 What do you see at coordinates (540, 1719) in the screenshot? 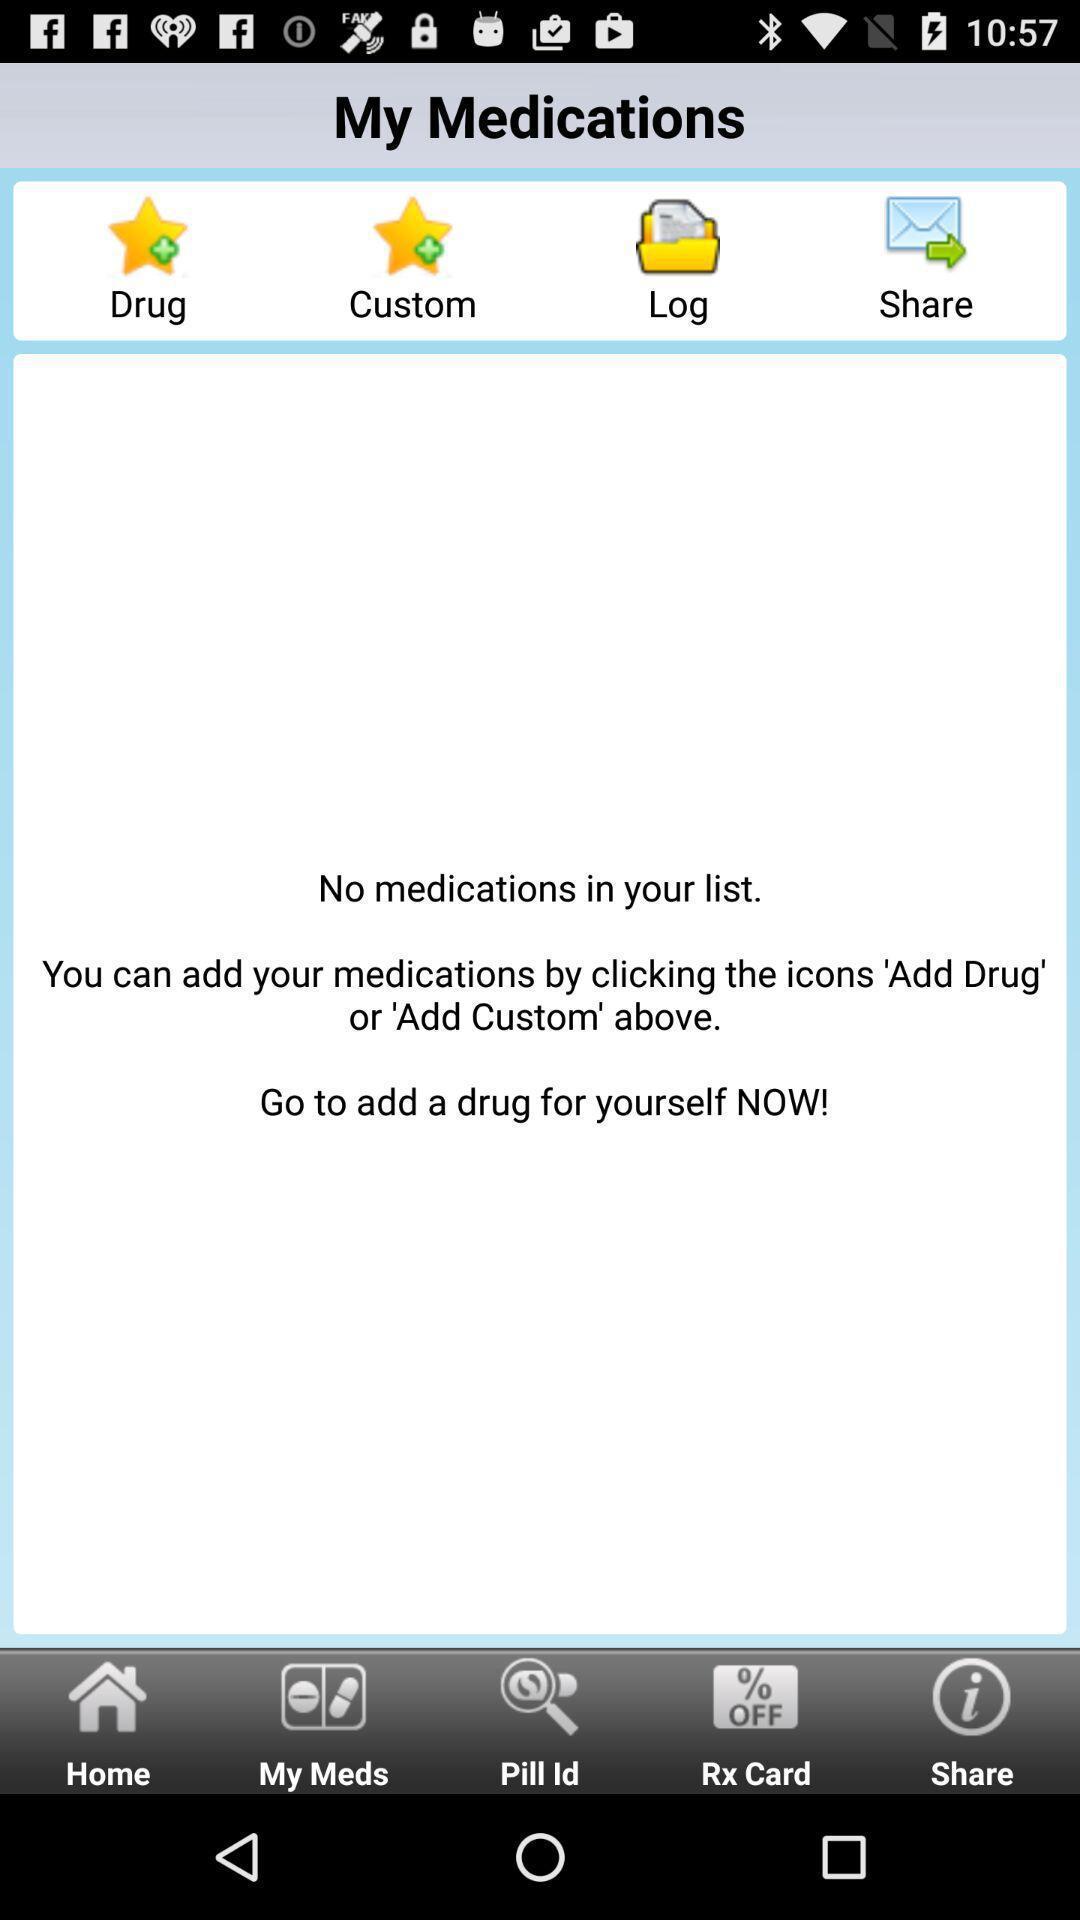
I see `icon to the left of the rx card` at bounding box center [540, 1719].